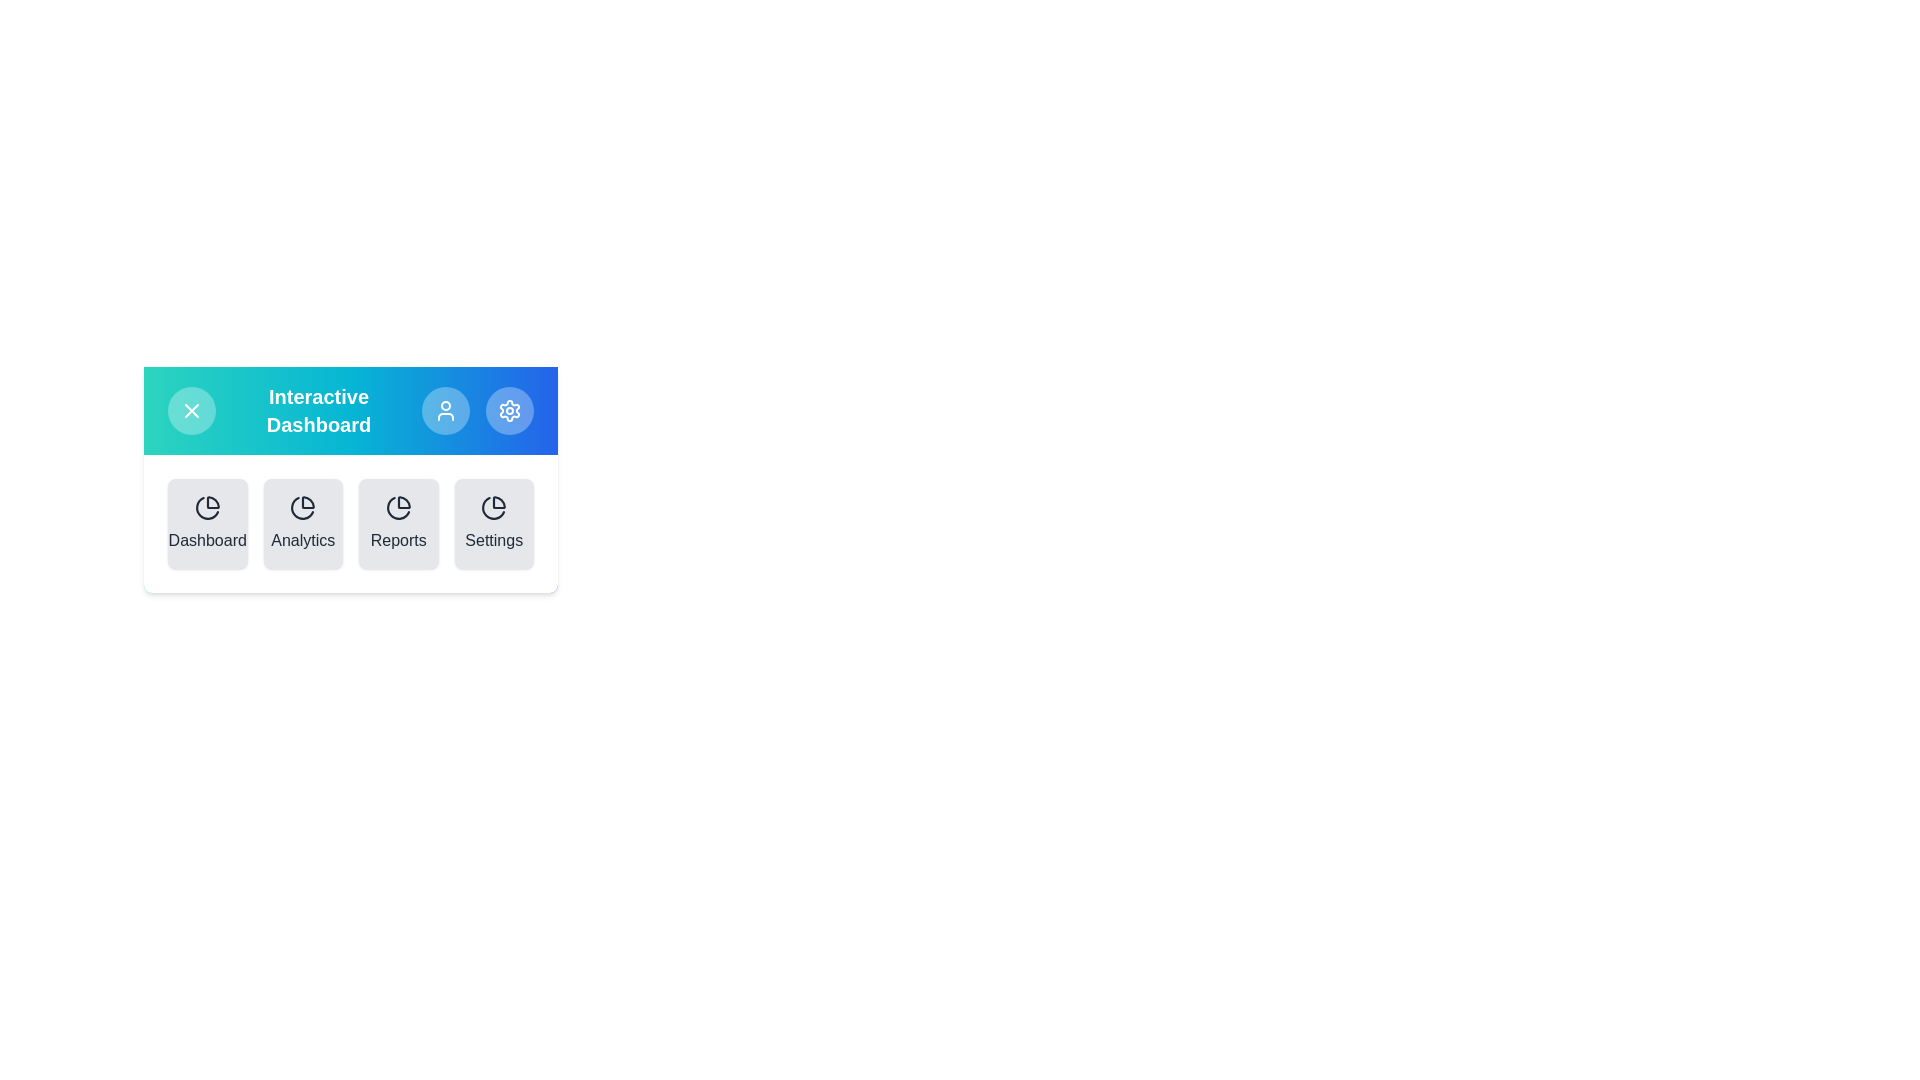 Image resolution: width=1920 pixels, height=1080 pixels. What do you see at coordinates (445, 410) in the screenshot?
I see `the User icon button to access user-related actions` at bounding box center [445, 410].